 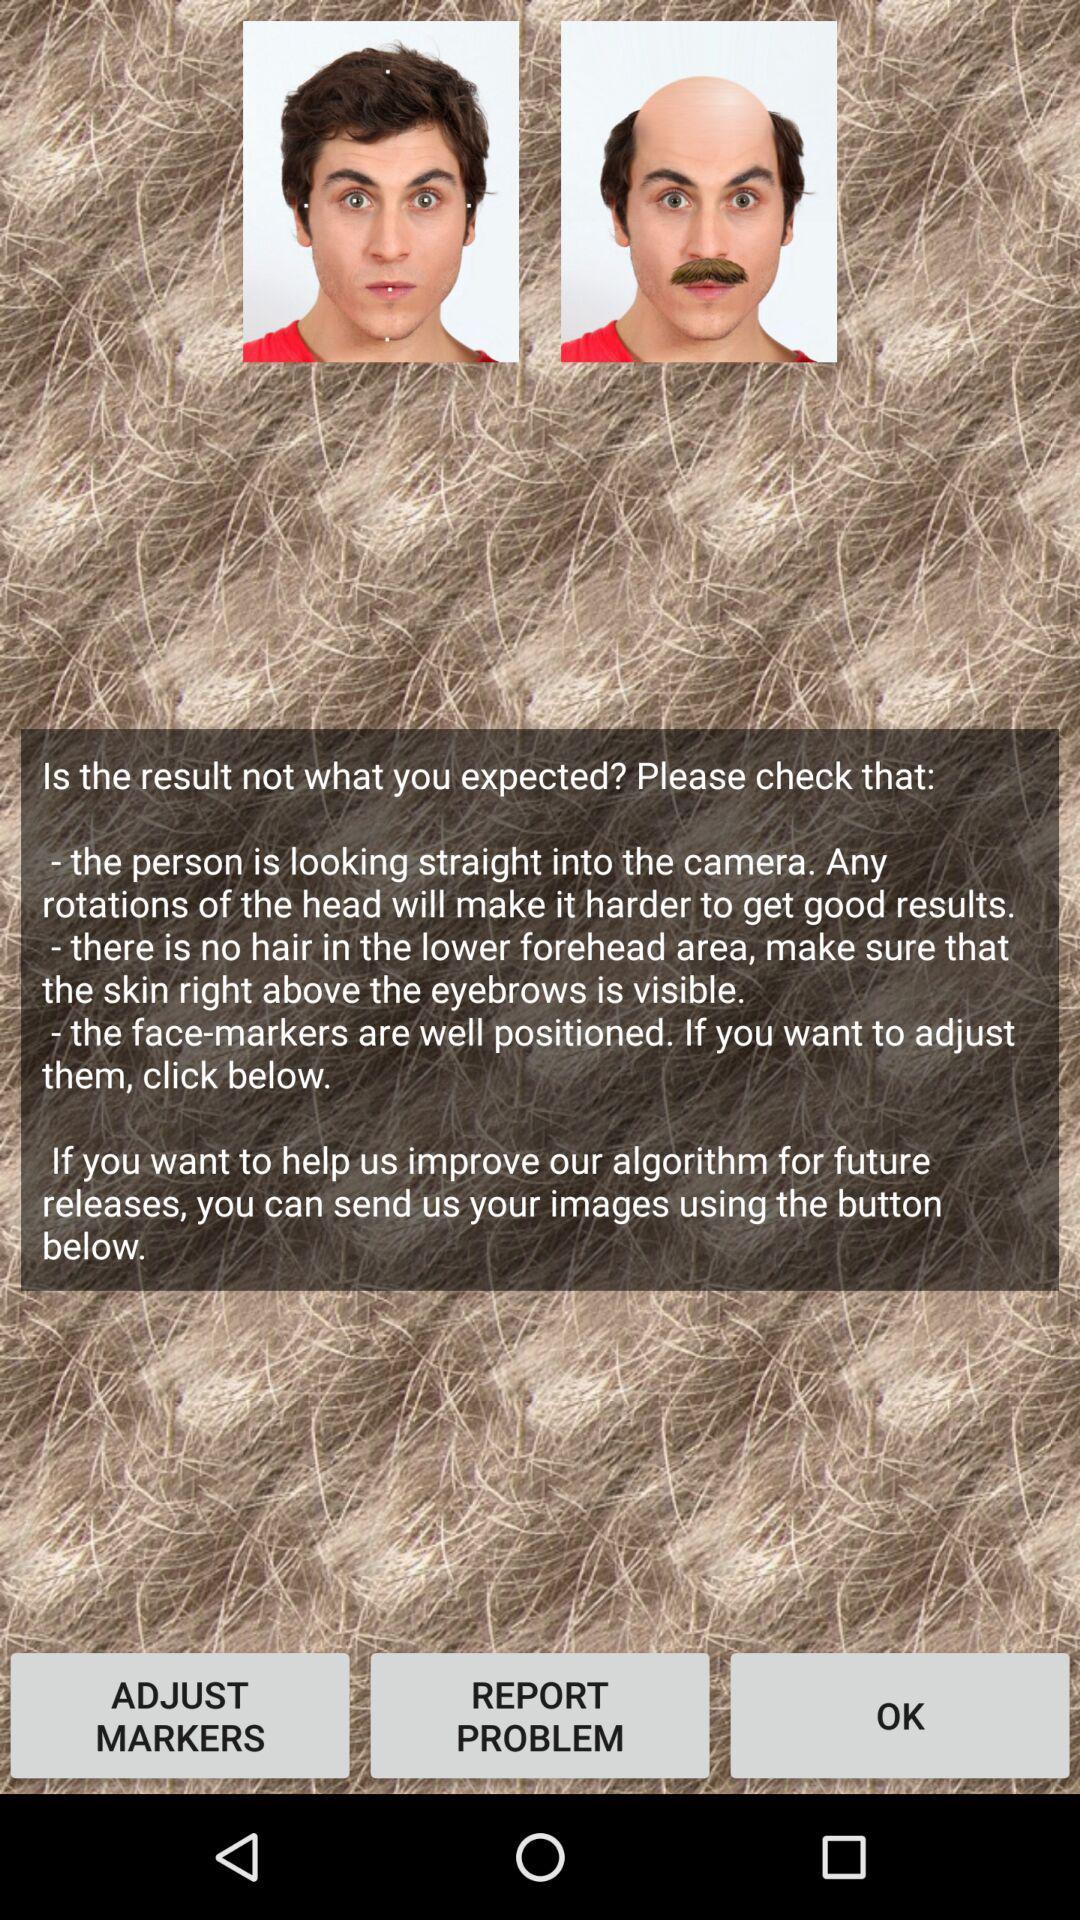 What do you see at coordinates (540, 1714) in the screenshot?
I see `the icon below the is the result item` at bounding box center [540, 1714].